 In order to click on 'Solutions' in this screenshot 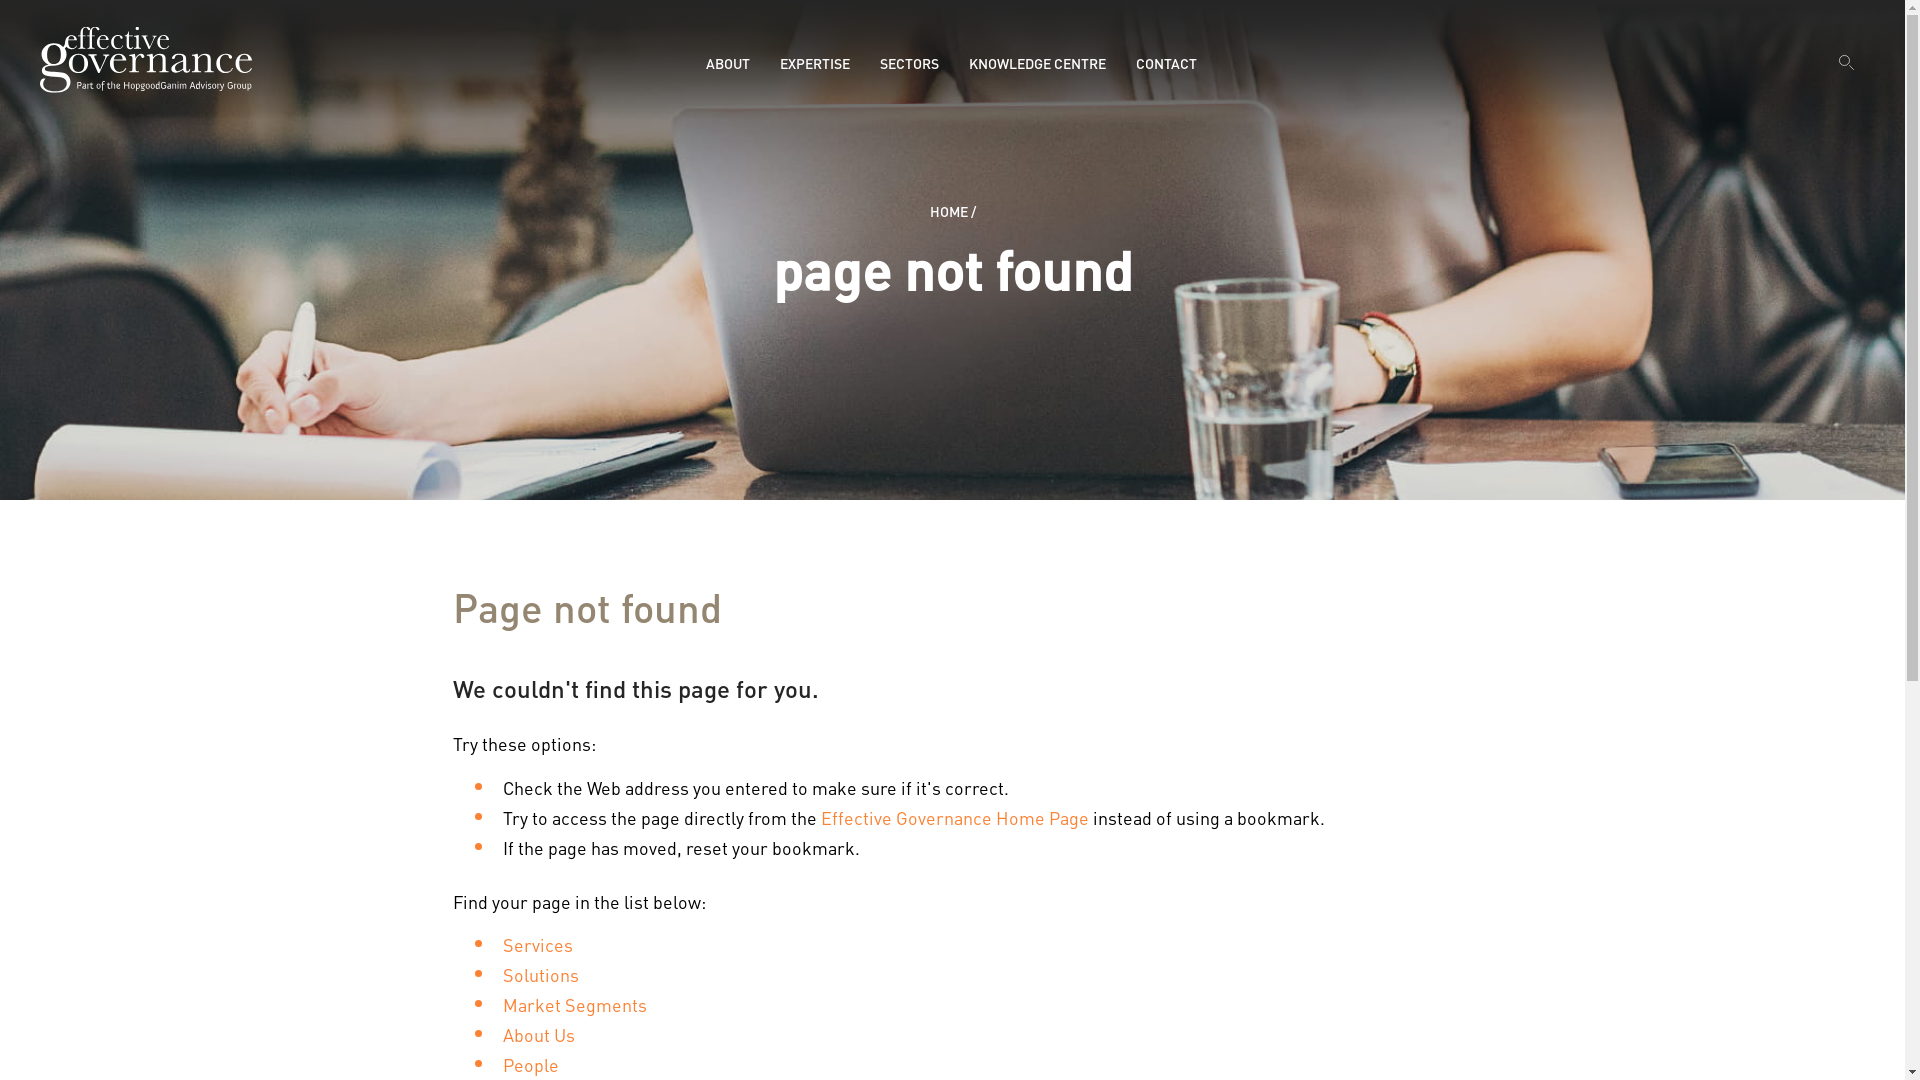, I will do `click(539, 973)`.